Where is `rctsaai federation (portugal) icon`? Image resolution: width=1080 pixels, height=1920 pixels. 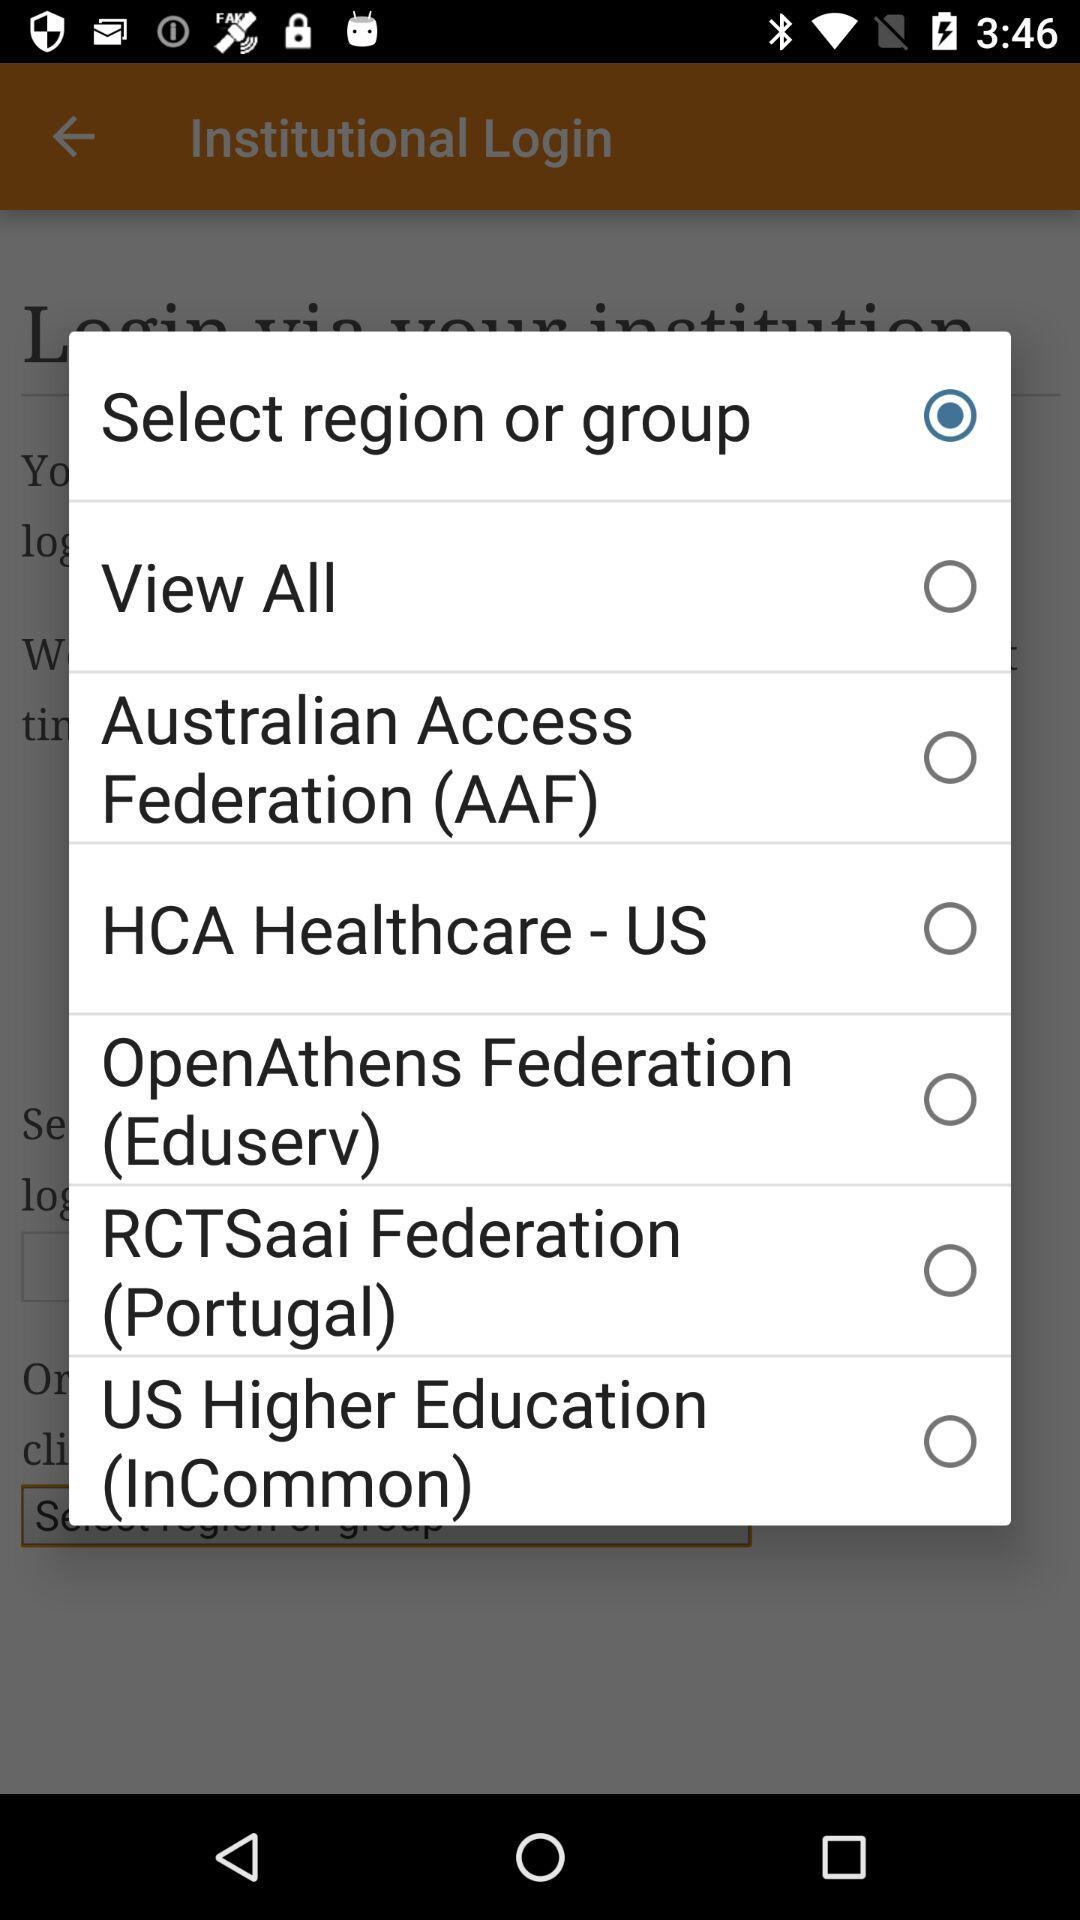 rctsaai federation (portugal) icon is located at coordinates (540, 1269).